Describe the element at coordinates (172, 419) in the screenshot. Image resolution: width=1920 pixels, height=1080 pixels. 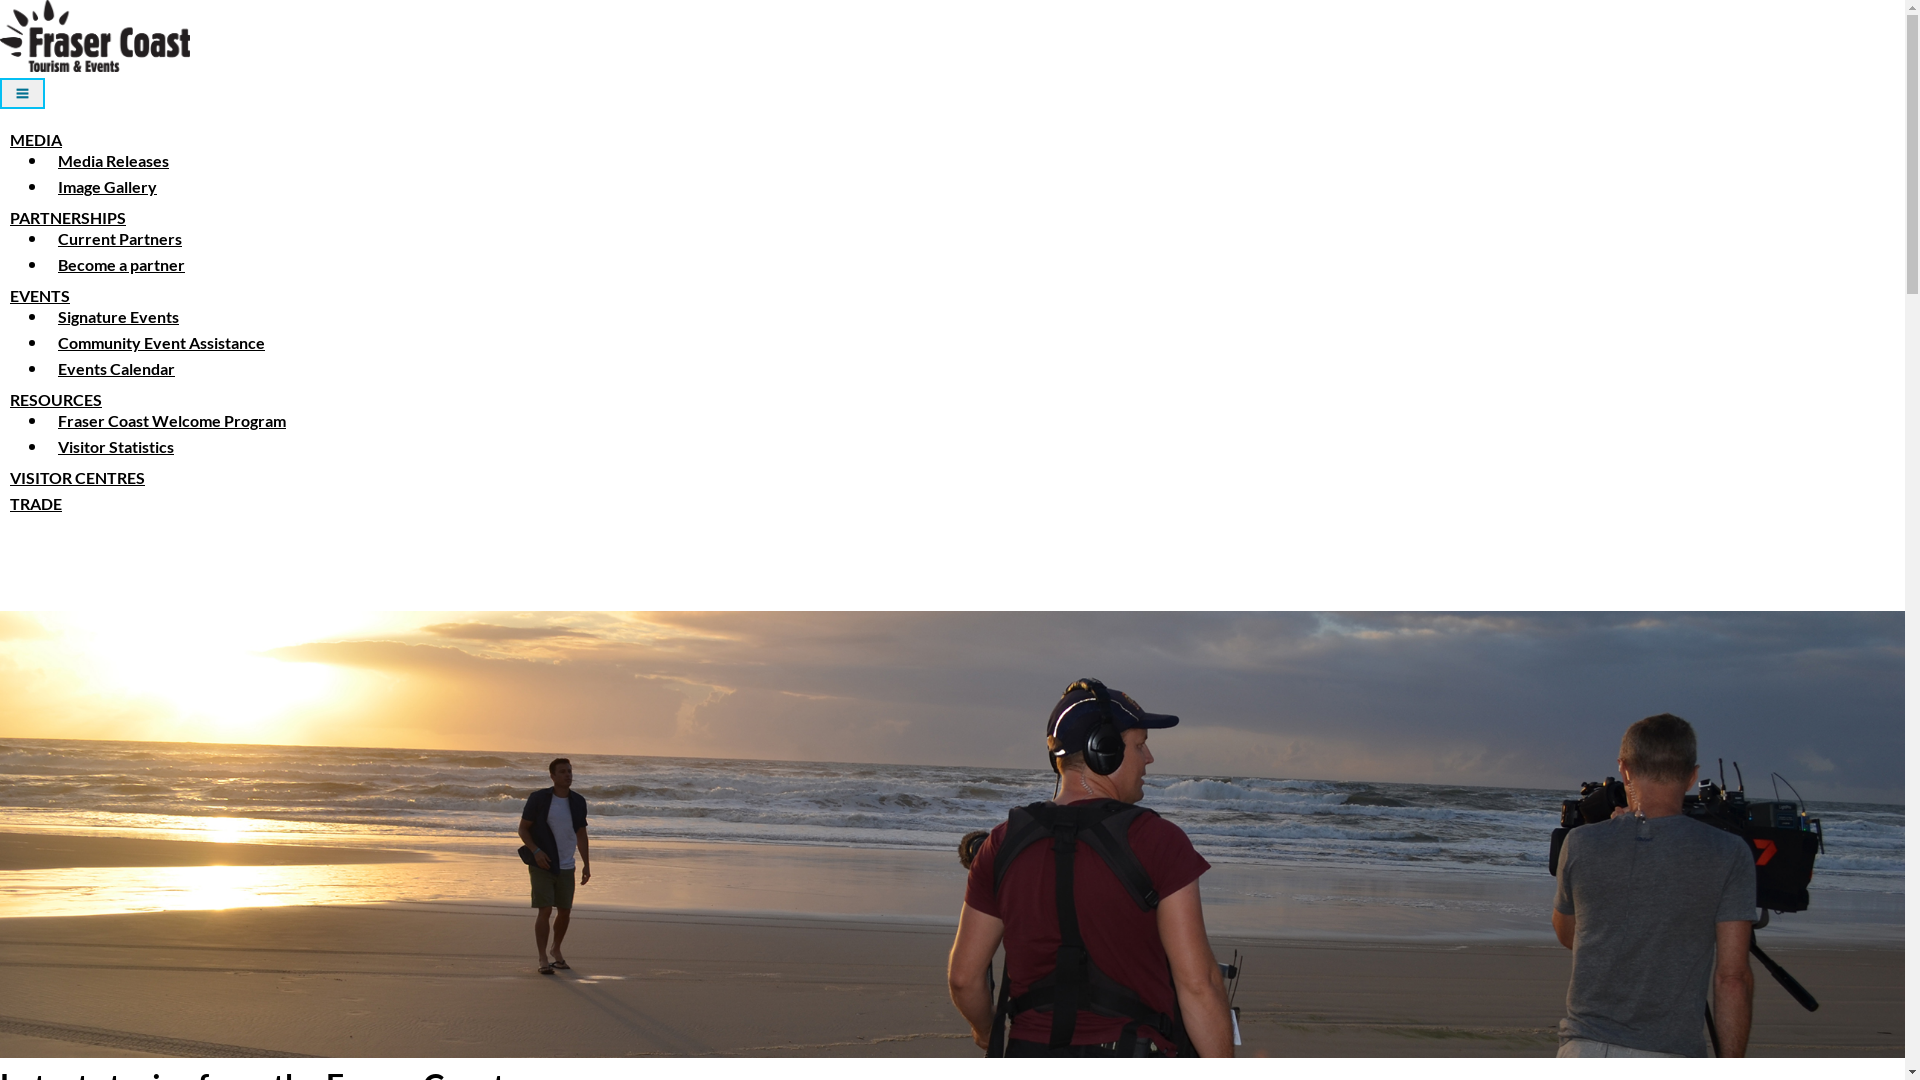
I see `'Fraser Coast Welcome Program'` at that location.